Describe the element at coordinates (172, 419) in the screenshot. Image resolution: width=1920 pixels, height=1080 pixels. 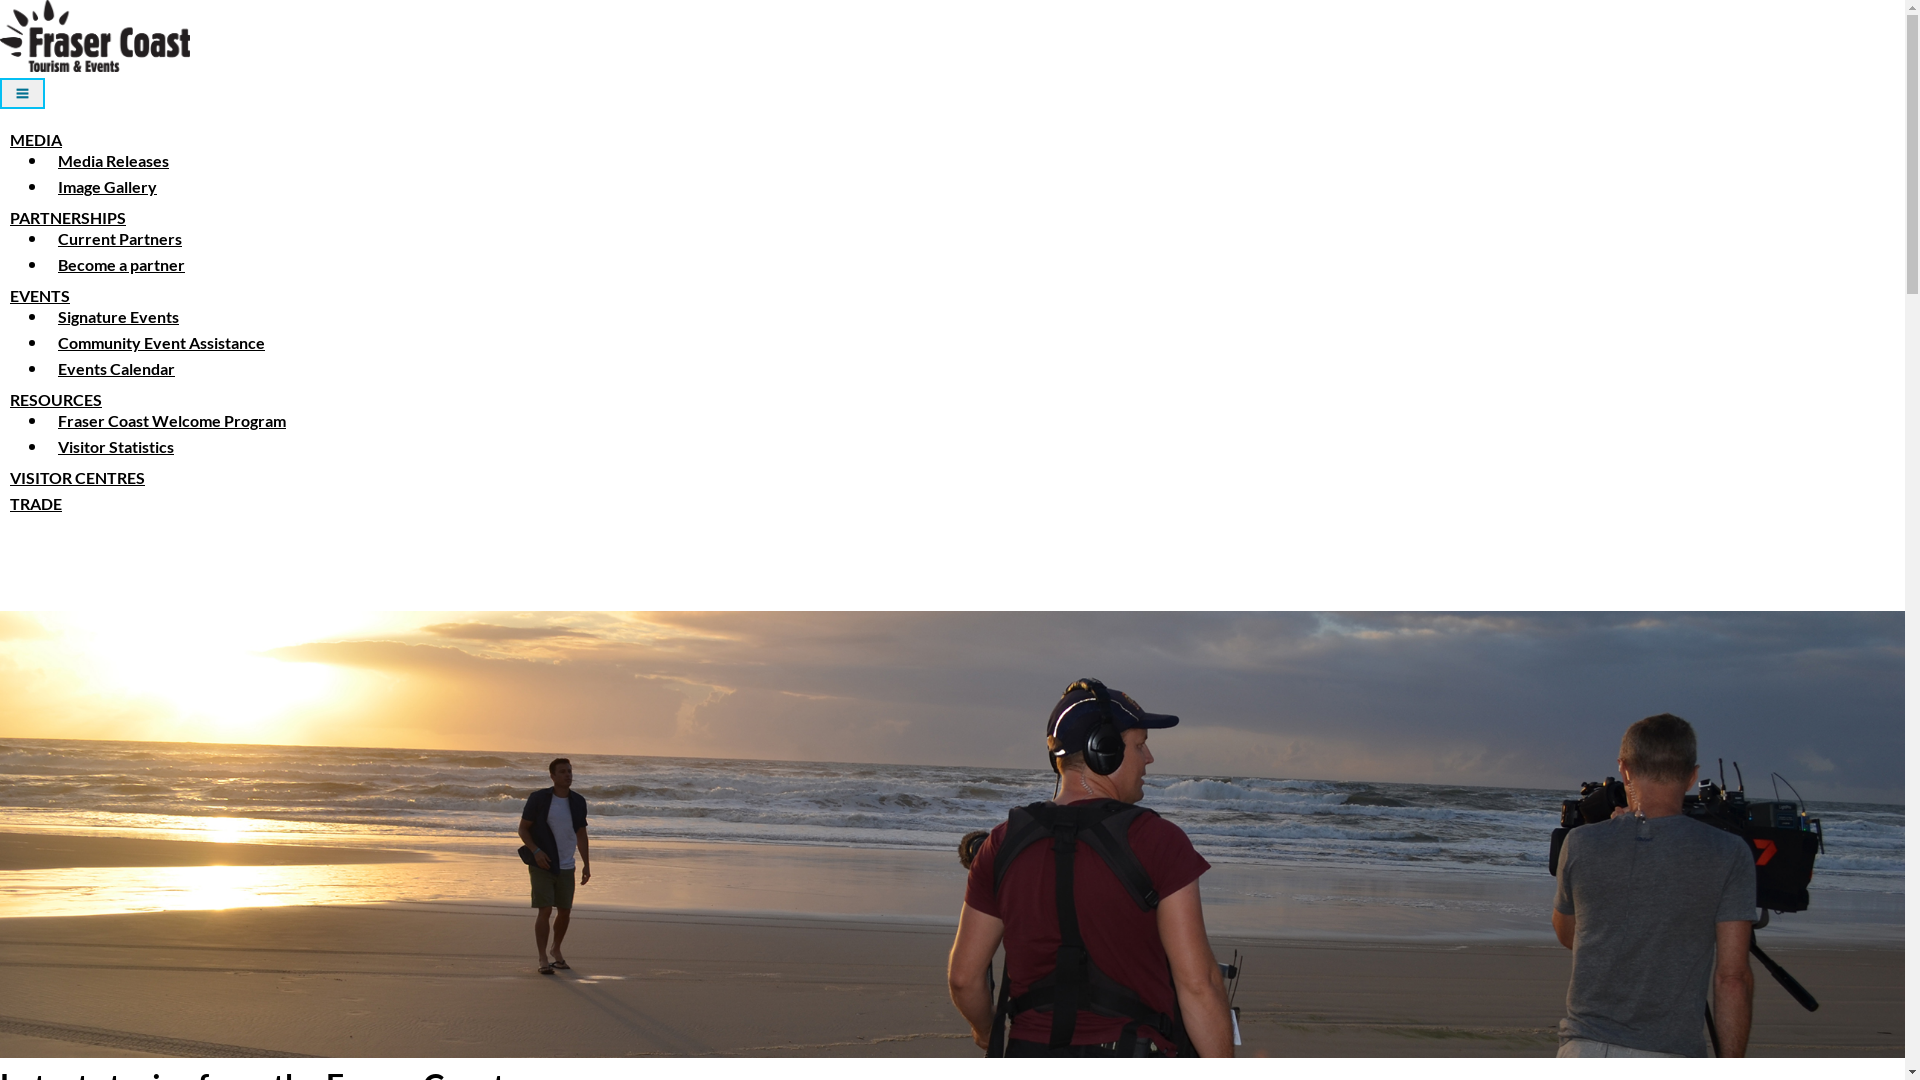
I see `'Fraser Coast Welcome Program'` at that location.